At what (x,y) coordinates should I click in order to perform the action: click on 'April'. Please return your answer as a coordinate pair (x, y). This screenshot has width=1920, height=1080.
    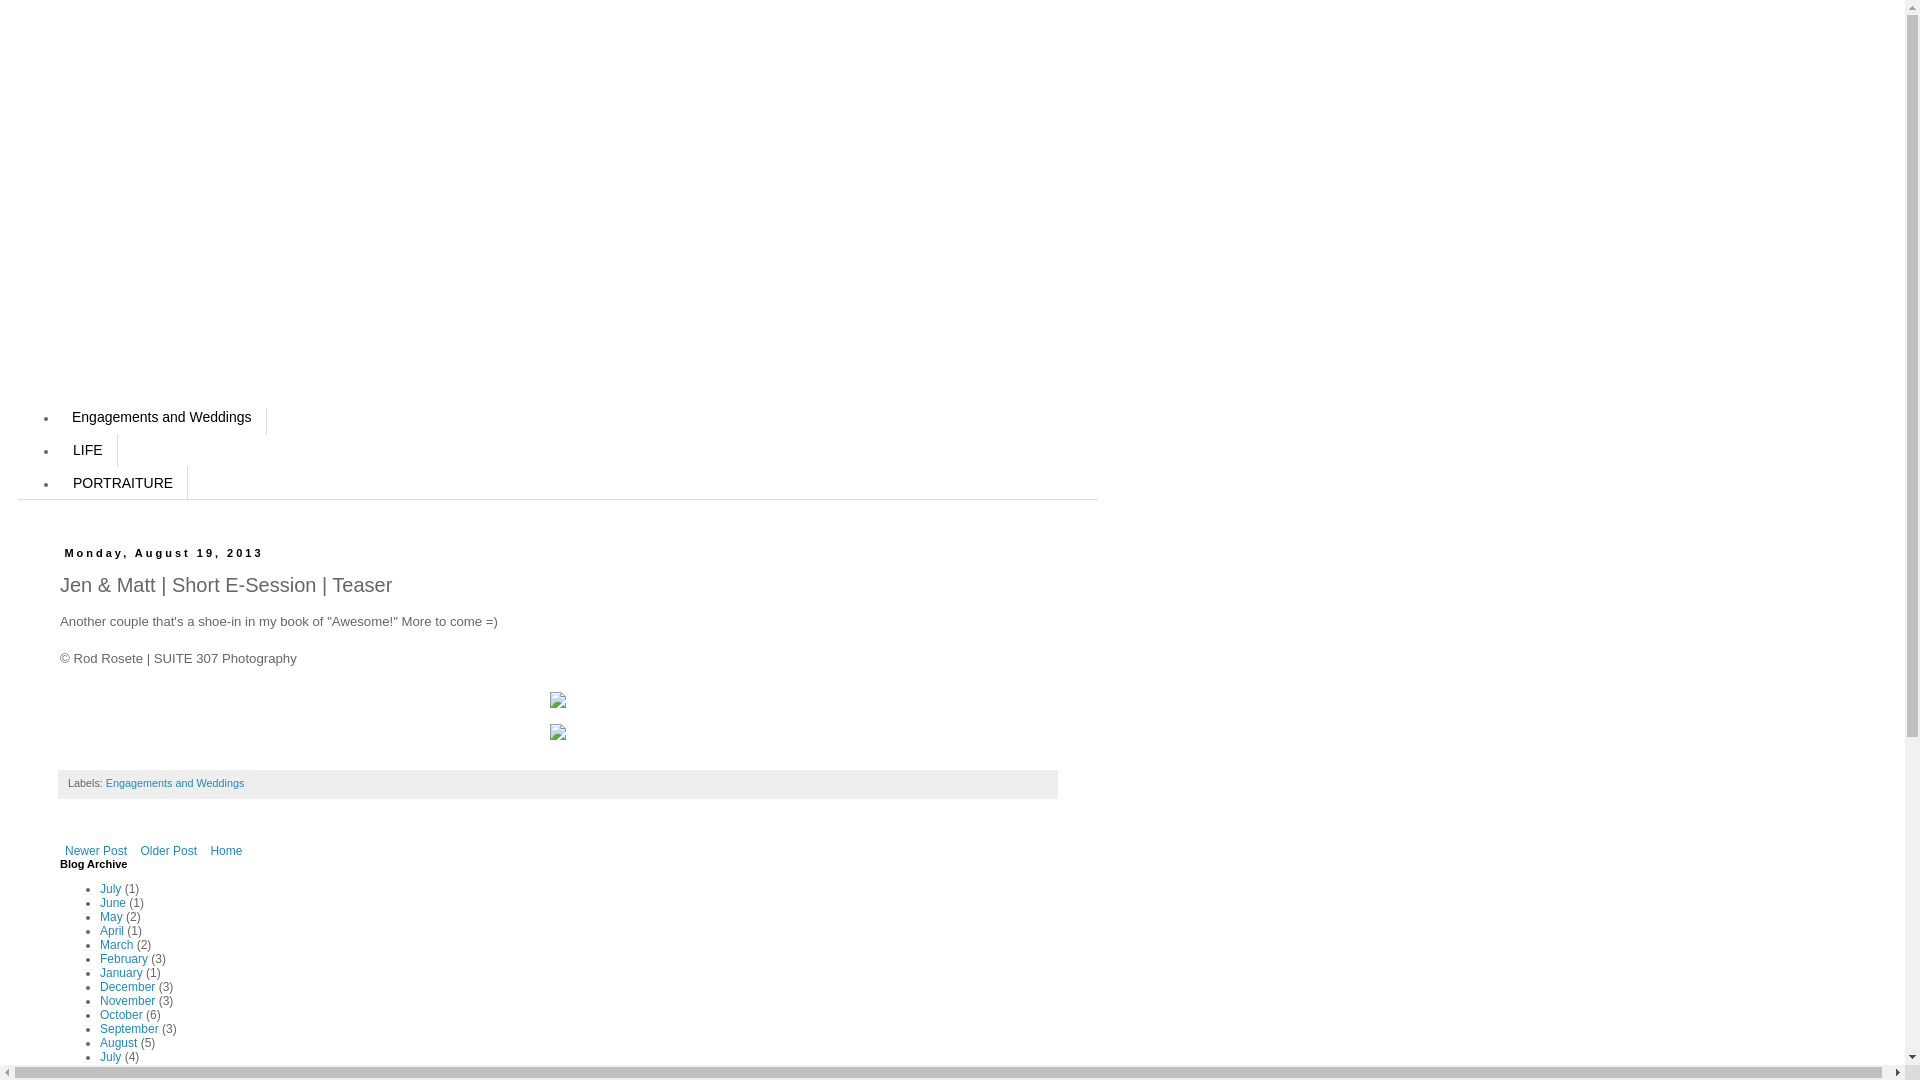
    Looking at the image, I should click on (110, 930).